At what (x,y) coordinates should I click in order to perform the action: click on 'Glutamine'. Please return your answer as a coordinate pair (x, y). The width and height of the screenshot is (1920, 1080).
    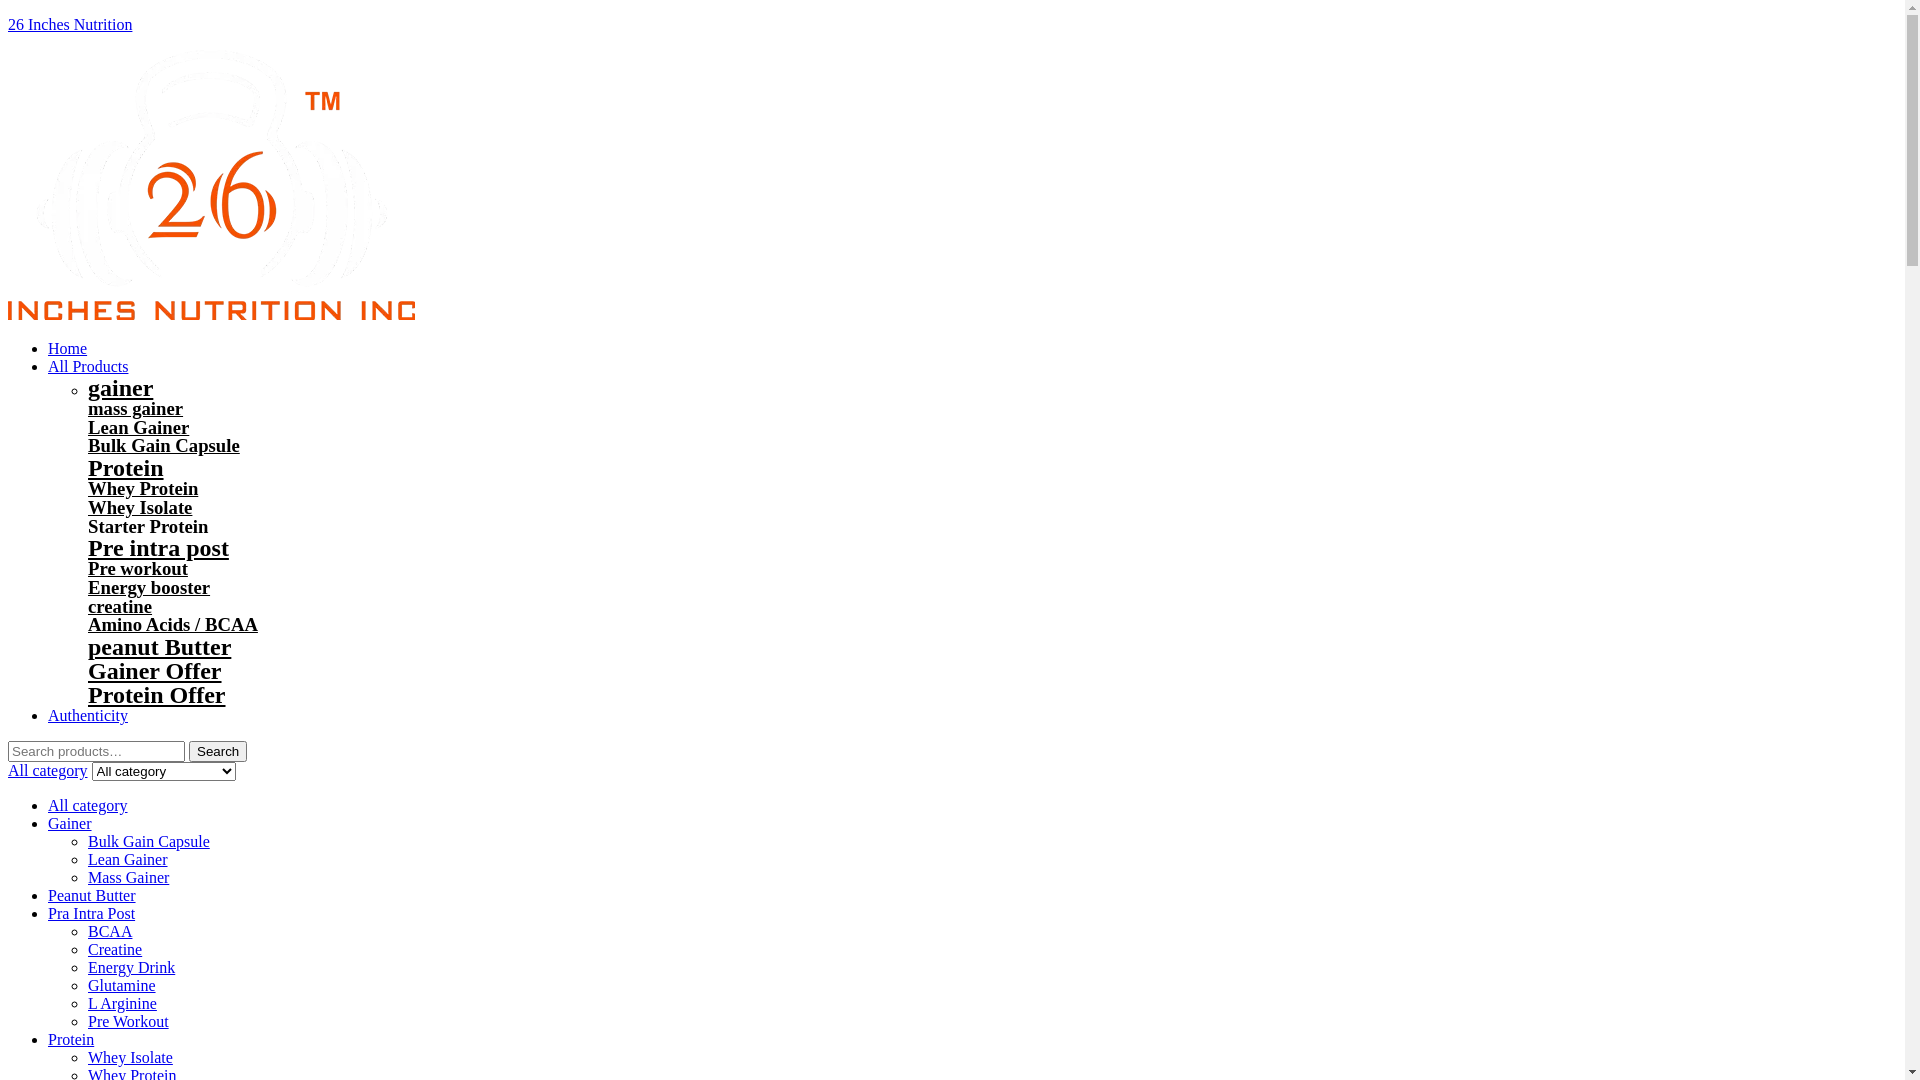
    Looking at the image, I should click on (86, 984).